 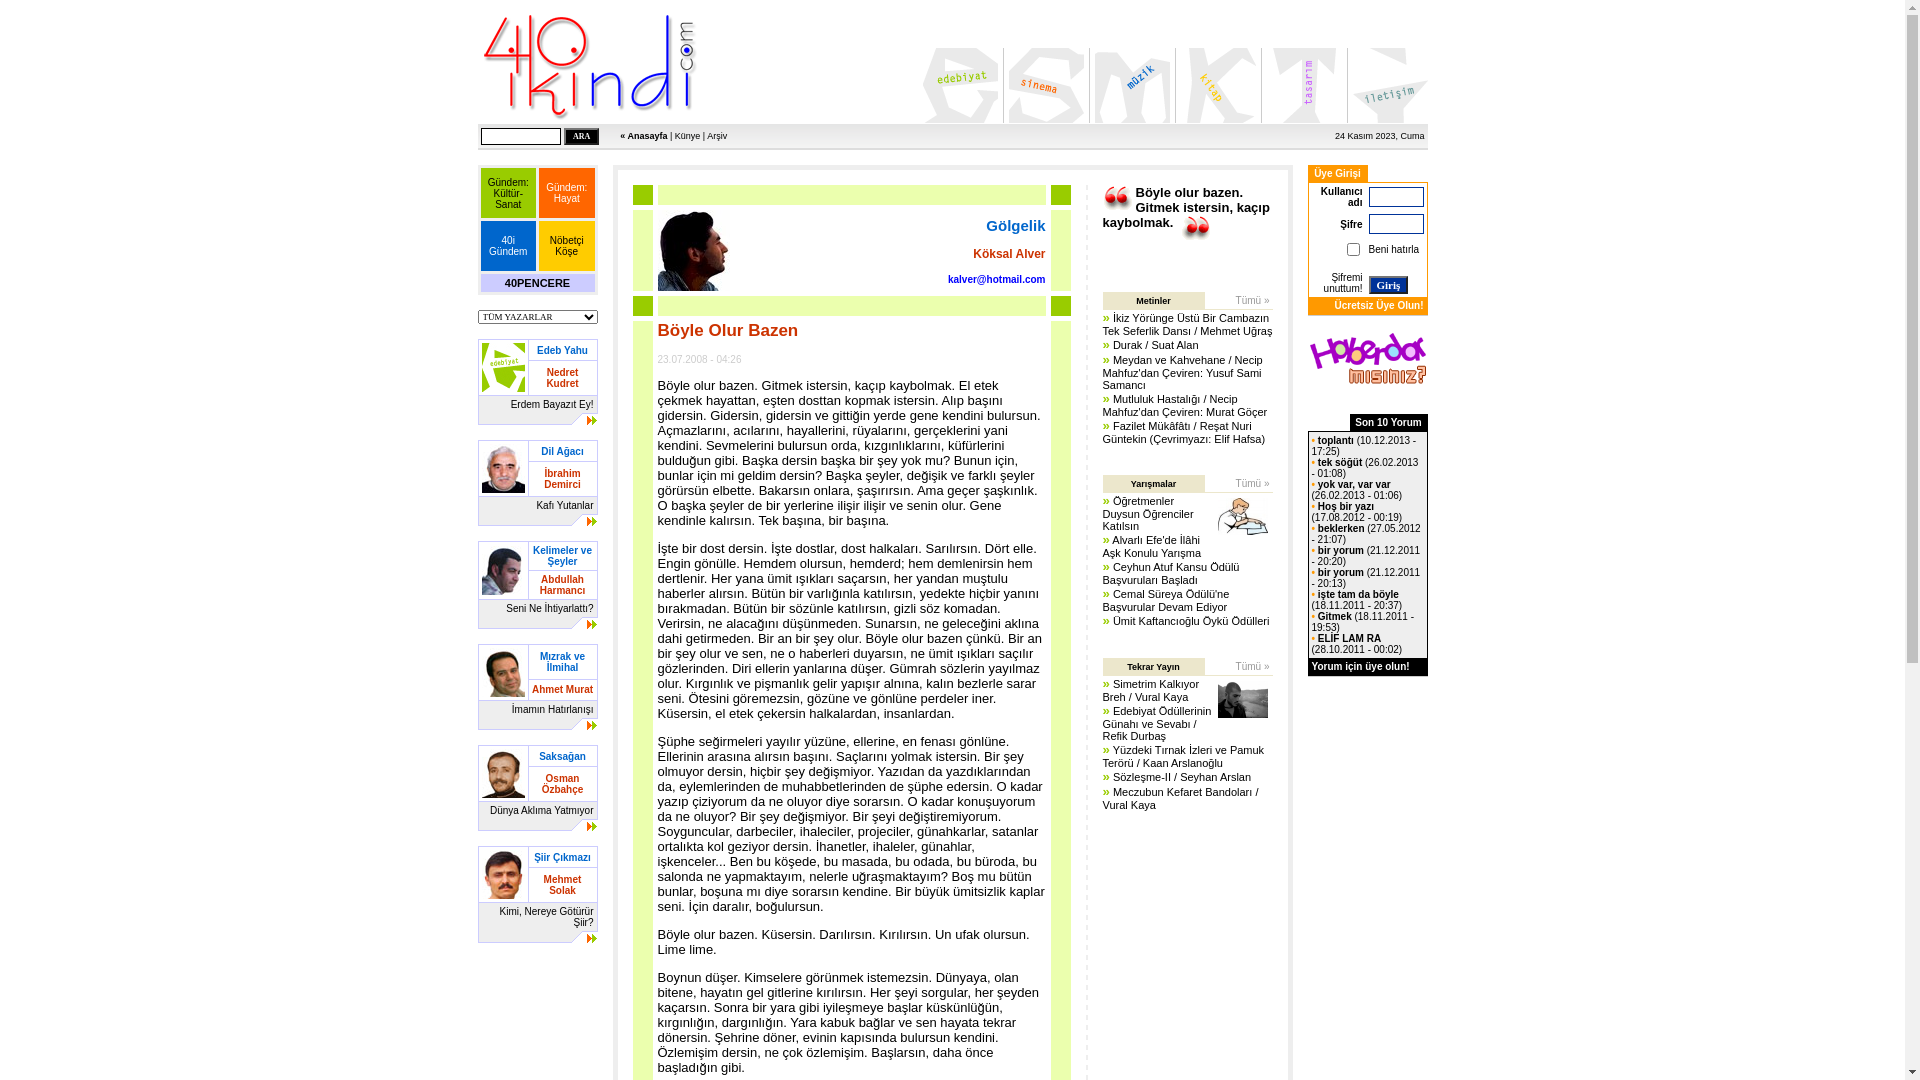 What do you see at coordinates (1367, 357) in the screenshot?
I see `'Haberdar'` at bounding box center [1367, 357].